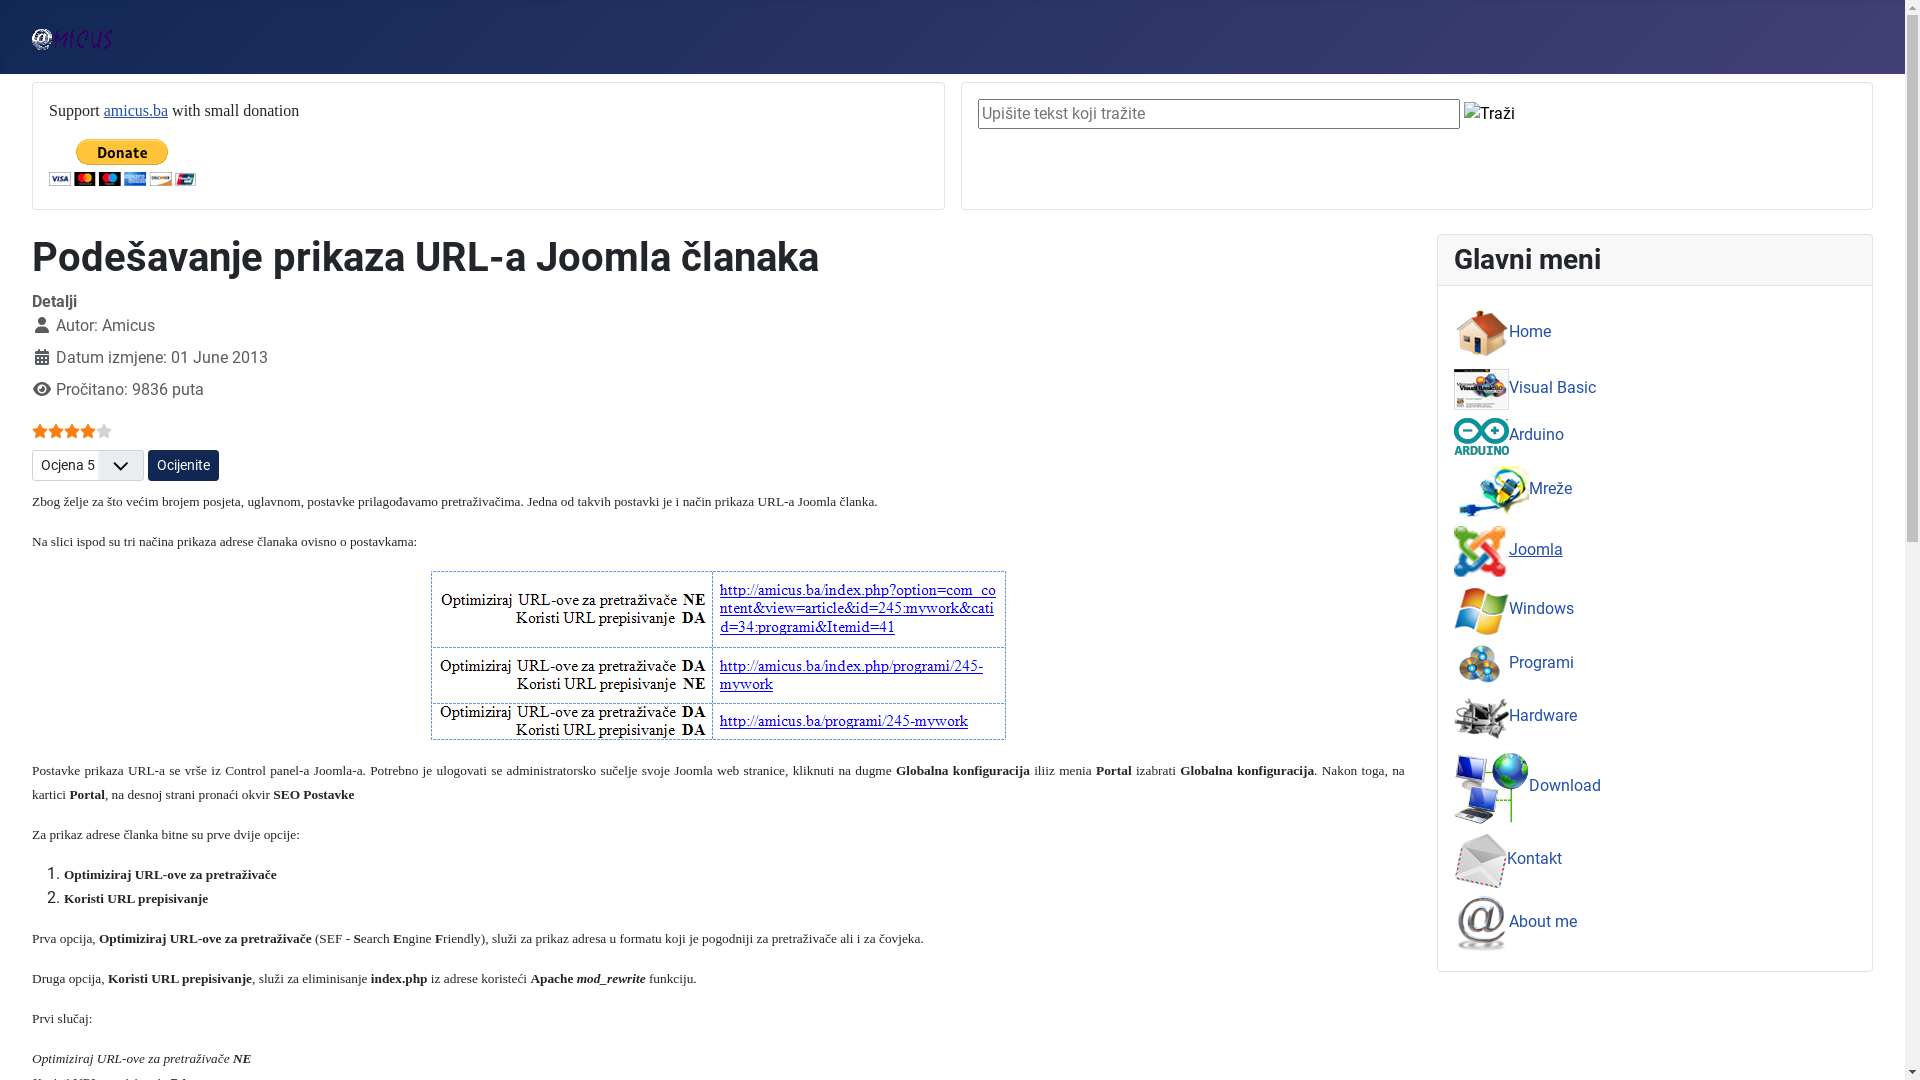  Describe the element at coordinates (1526, 784) in the screenshot. I see `'Download'` at that location.